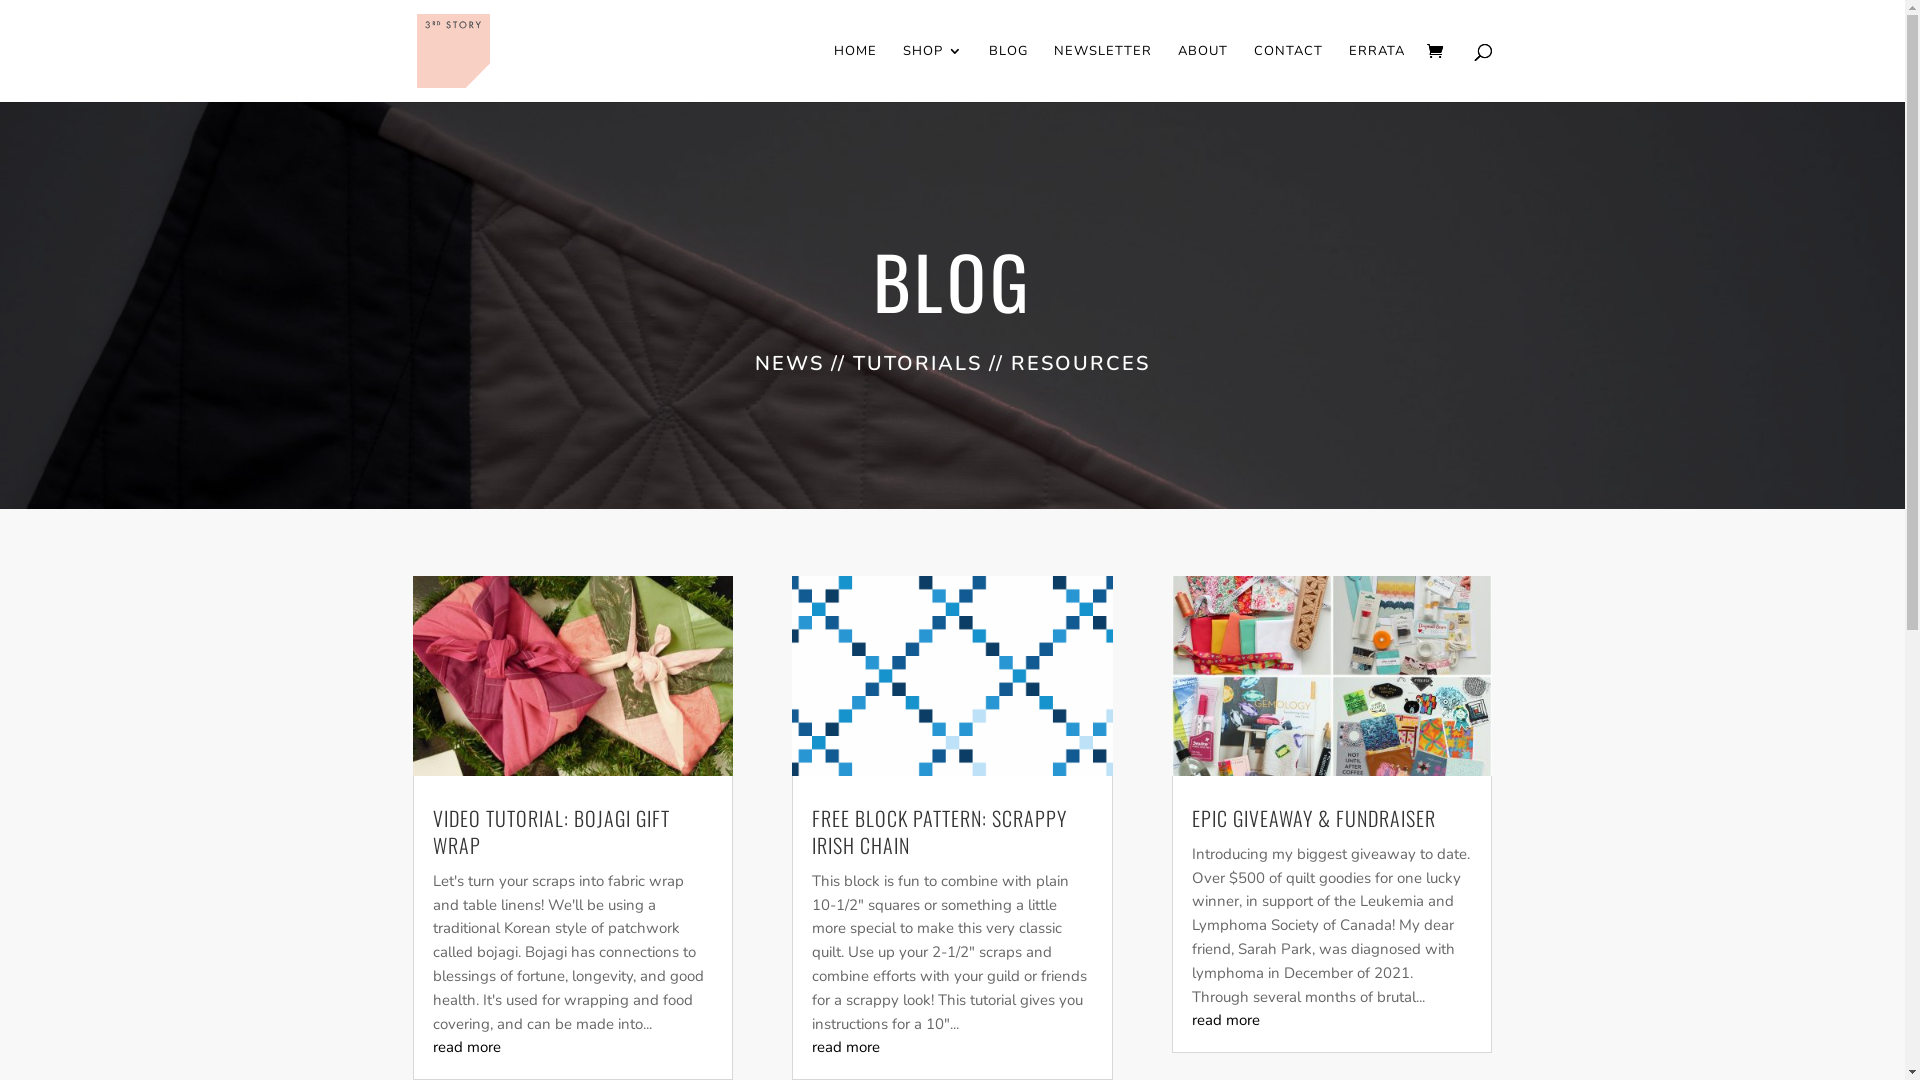  What do you see at coordinates (550, 831) in the screenshot?
I see `'VIDEO TUTORIAL: BOJAGI GIFT WRAP'` at bounding box center [550, 831].